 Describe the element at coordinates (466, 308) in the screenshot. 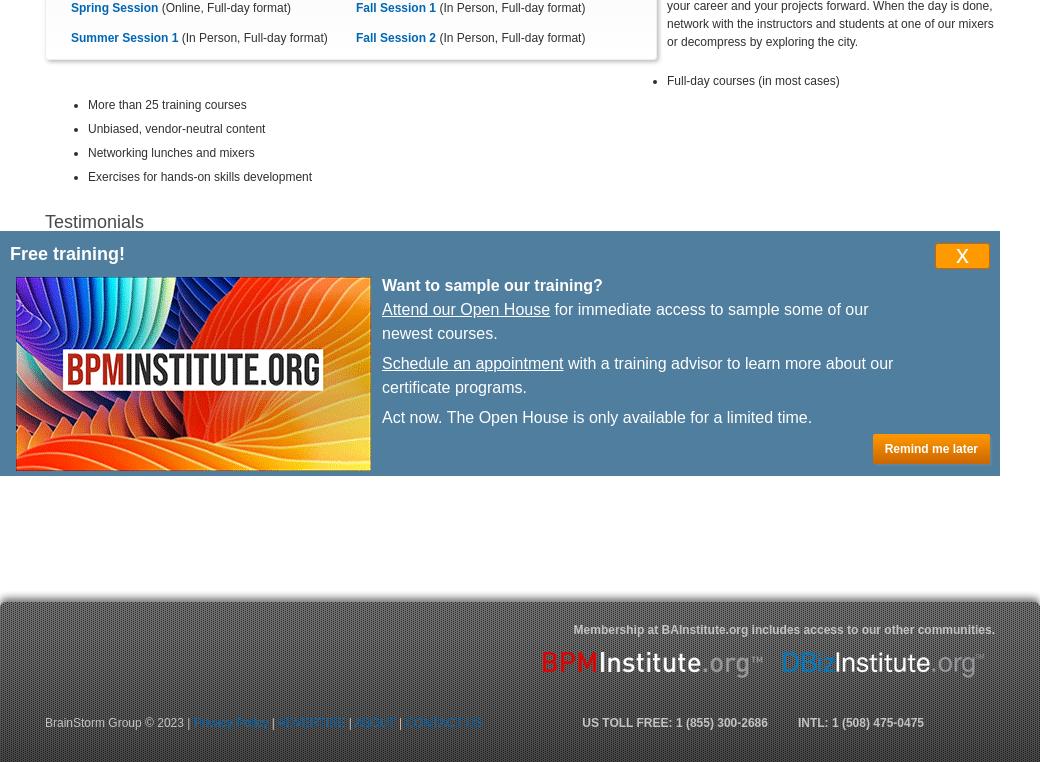

I see `'Attend our Open House'` at that location.